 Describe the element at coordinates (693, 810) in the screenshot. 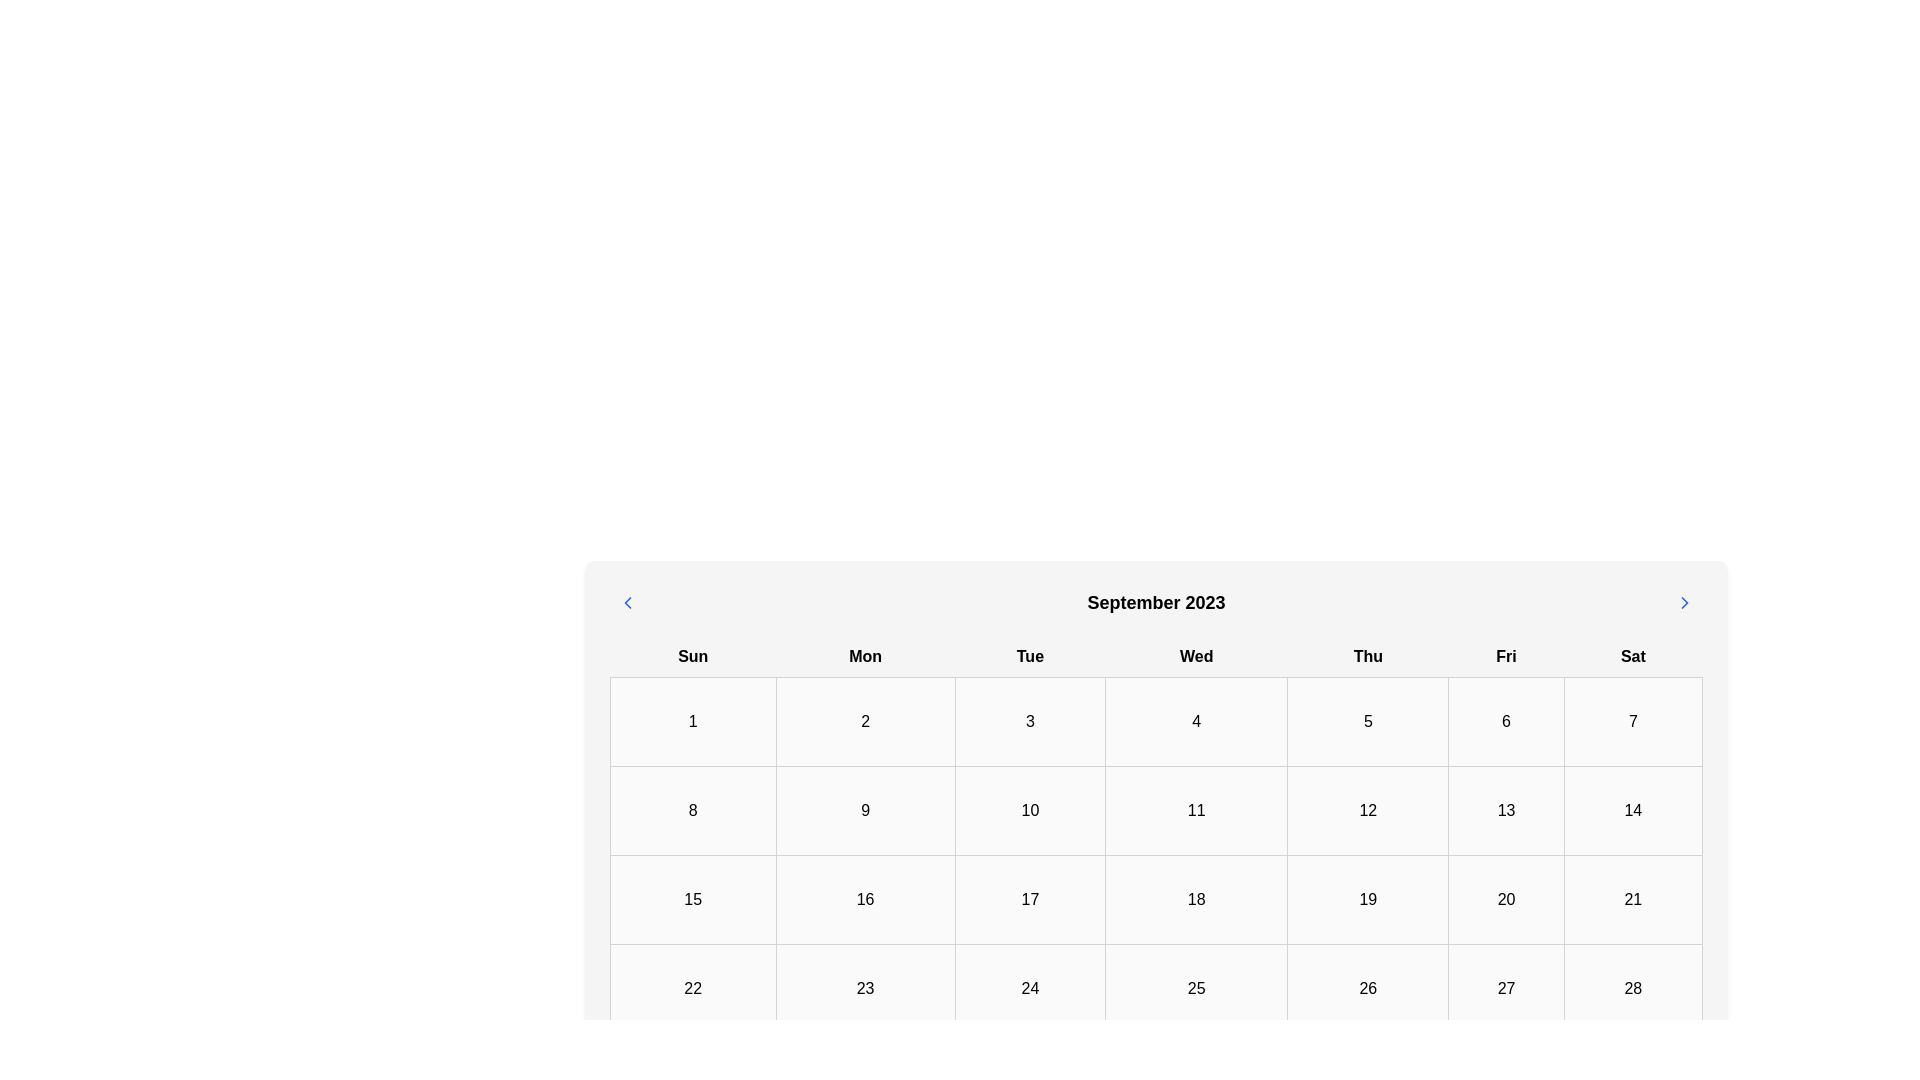

I see `the Calendar date box displaying the number '8'` at that location.